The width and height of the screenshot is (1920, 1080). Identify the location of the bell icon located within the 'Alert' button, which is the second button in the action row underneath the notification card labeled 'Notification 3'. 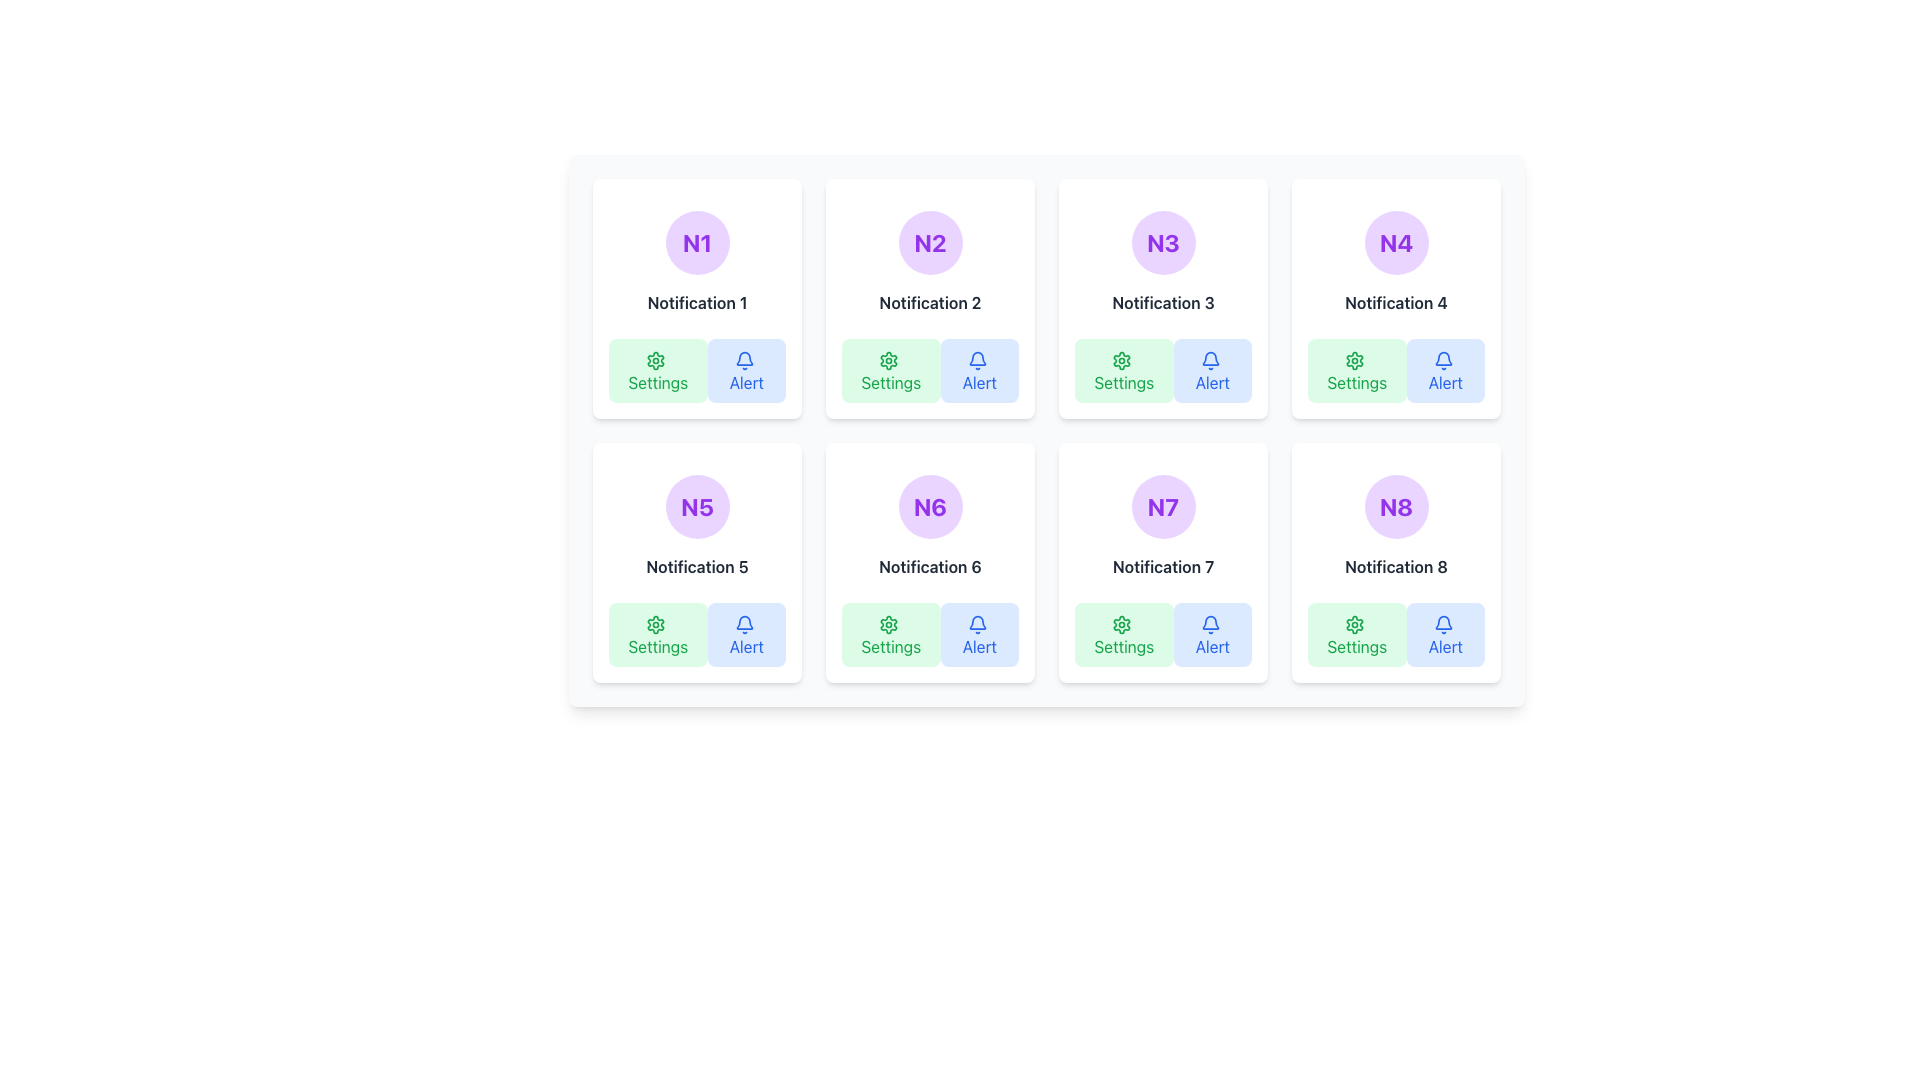
(1209, 360).